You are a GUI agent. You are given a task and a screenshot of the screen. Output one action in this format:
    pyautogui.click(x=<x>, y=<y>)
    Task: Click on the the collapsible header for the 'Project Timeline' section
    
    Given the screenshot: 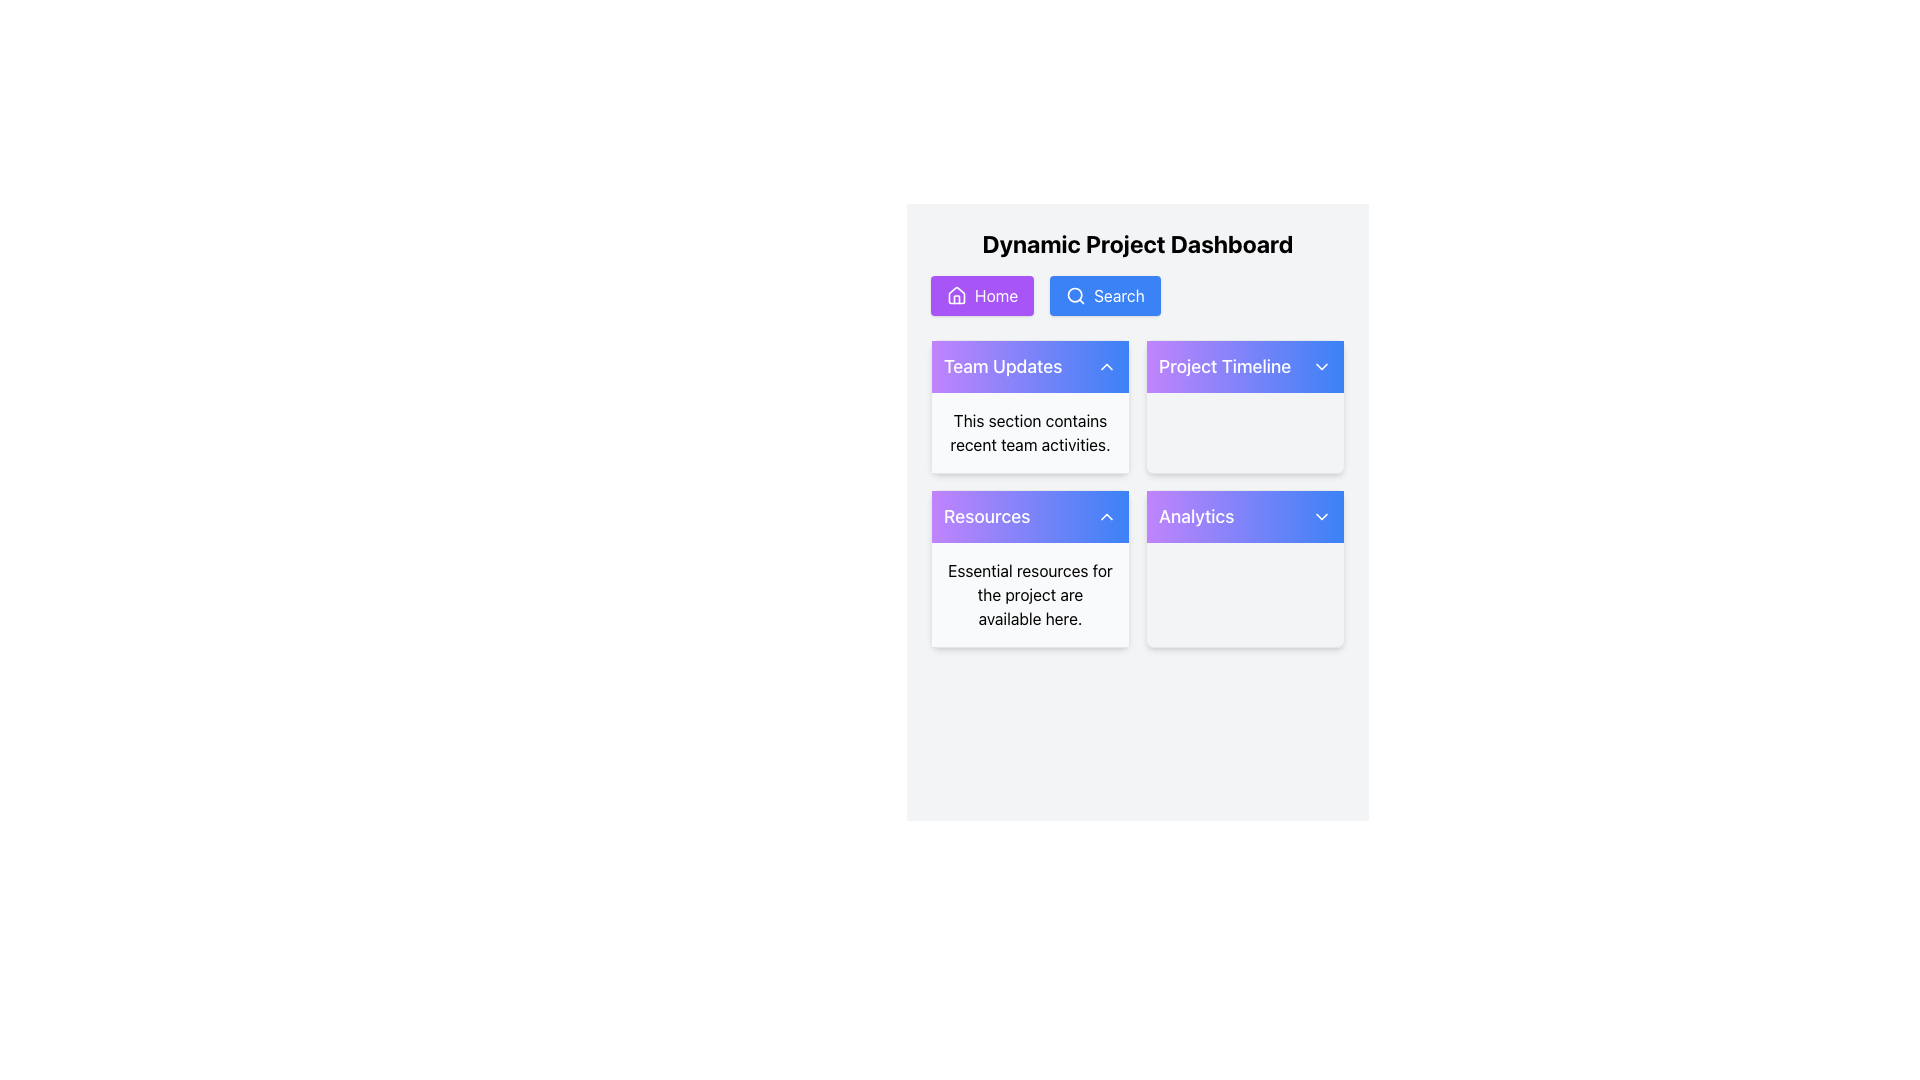 What is the action you would take?
    pyautogui.click(x=1244, y=366)
    